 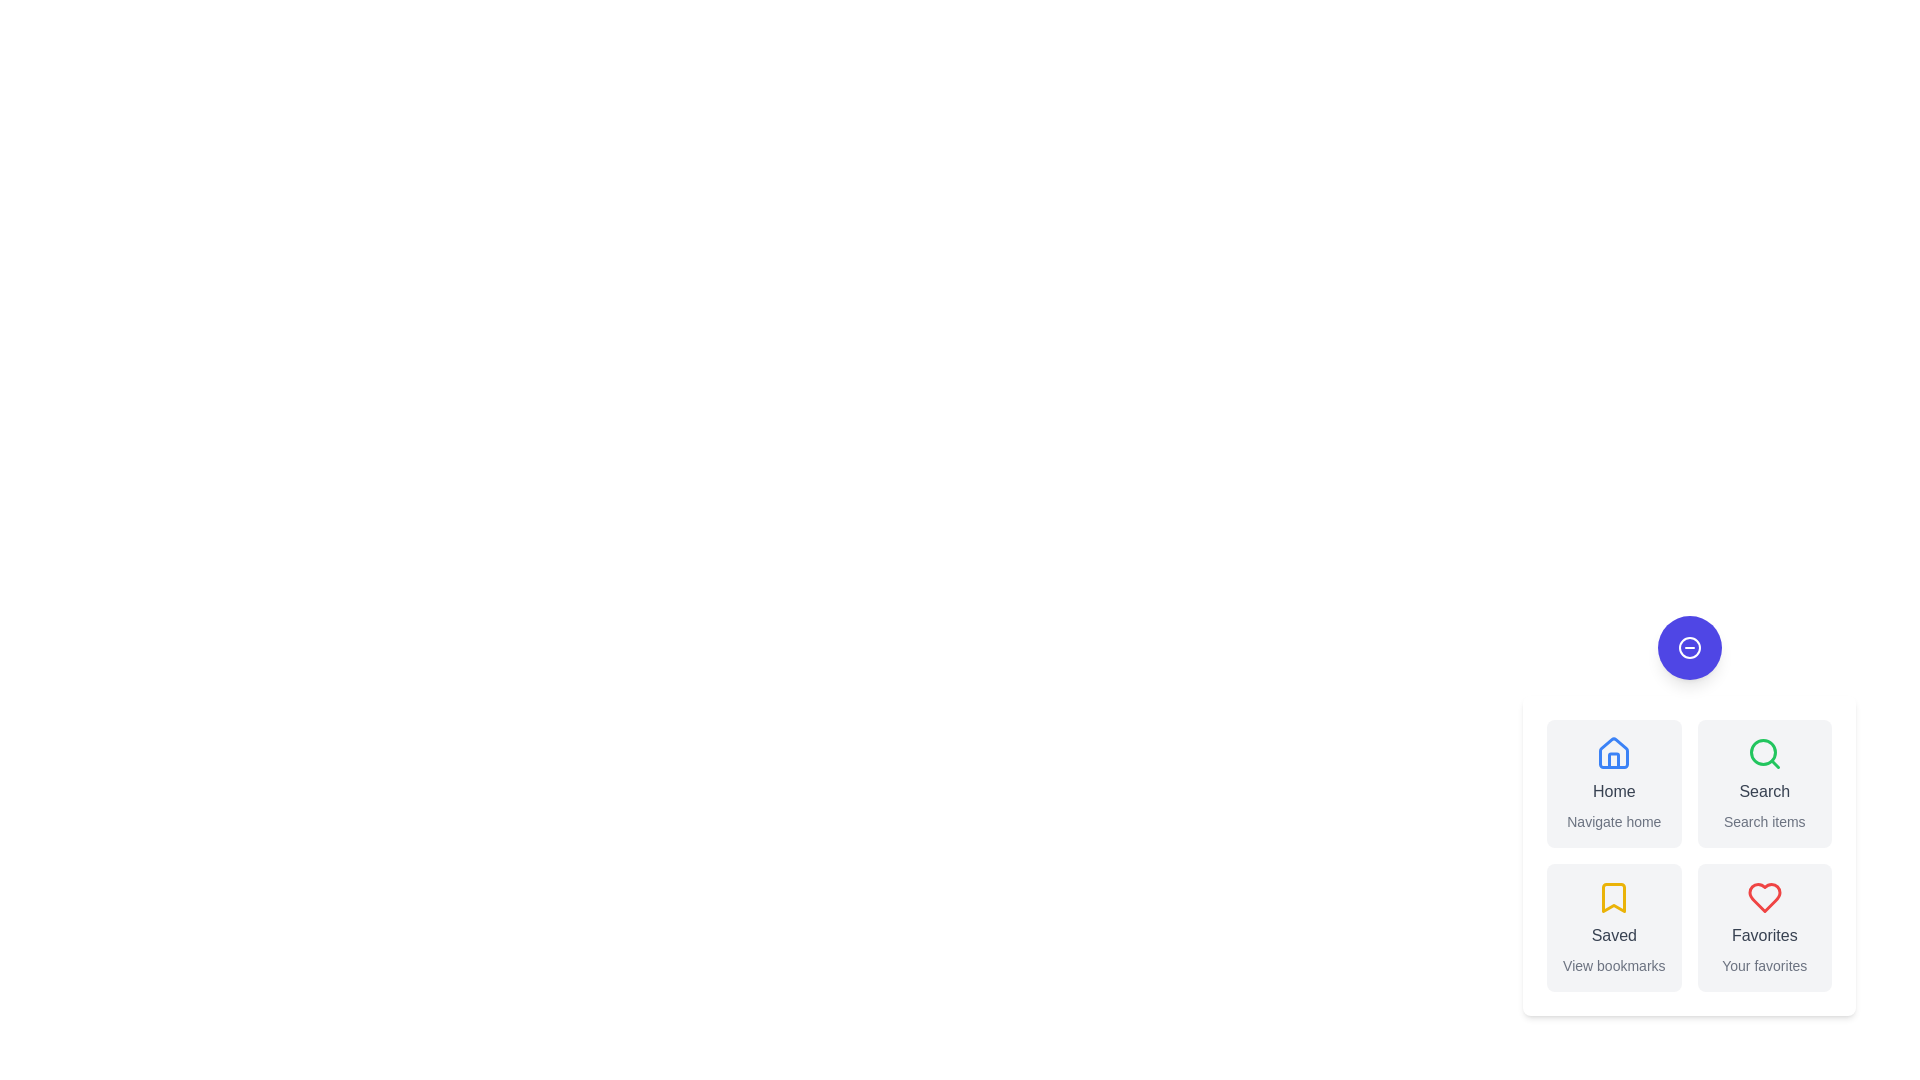 What do you see at coordinates (1614, 928) in the screenshot?
I see `the 'Saved' button to view bookmarks` at bounding box center [1614, 928].